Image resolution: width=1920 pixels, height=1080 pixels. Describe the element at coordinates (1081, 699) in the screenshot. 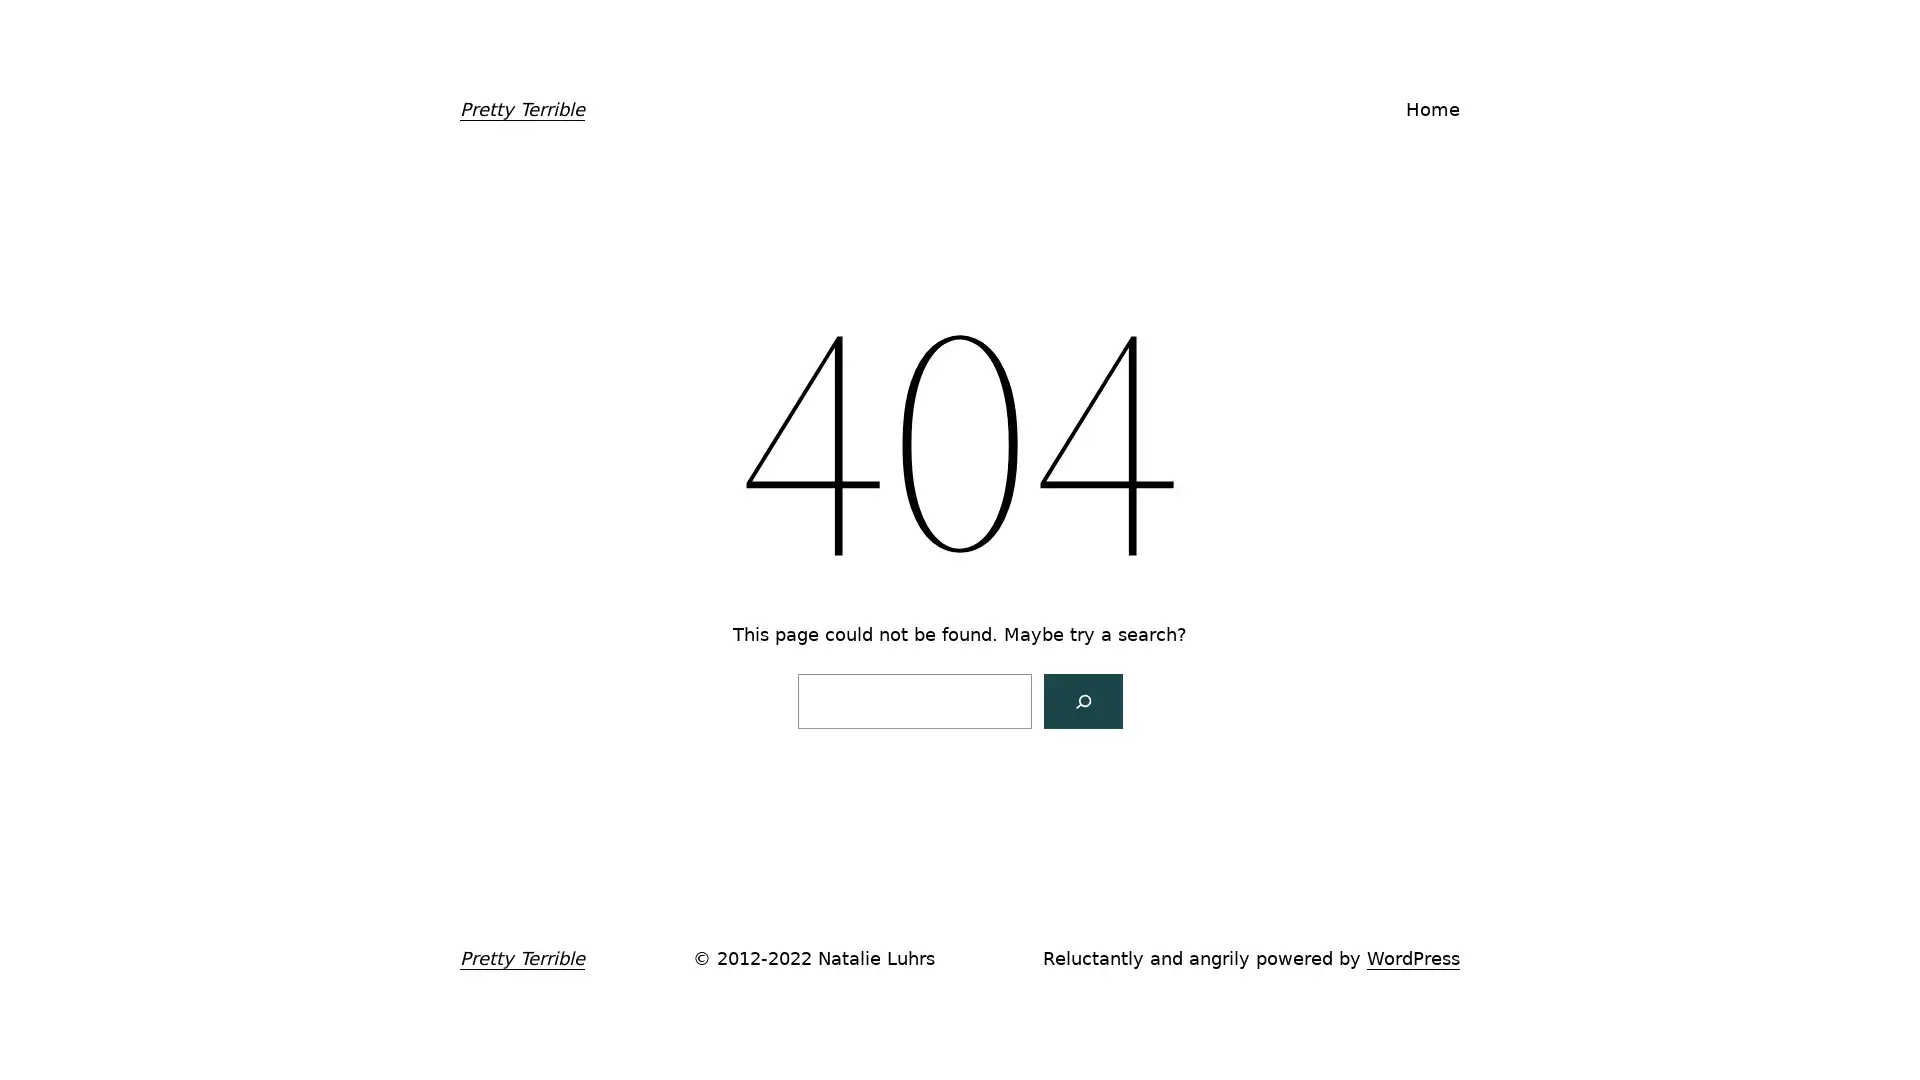

I see `Search` at that location.